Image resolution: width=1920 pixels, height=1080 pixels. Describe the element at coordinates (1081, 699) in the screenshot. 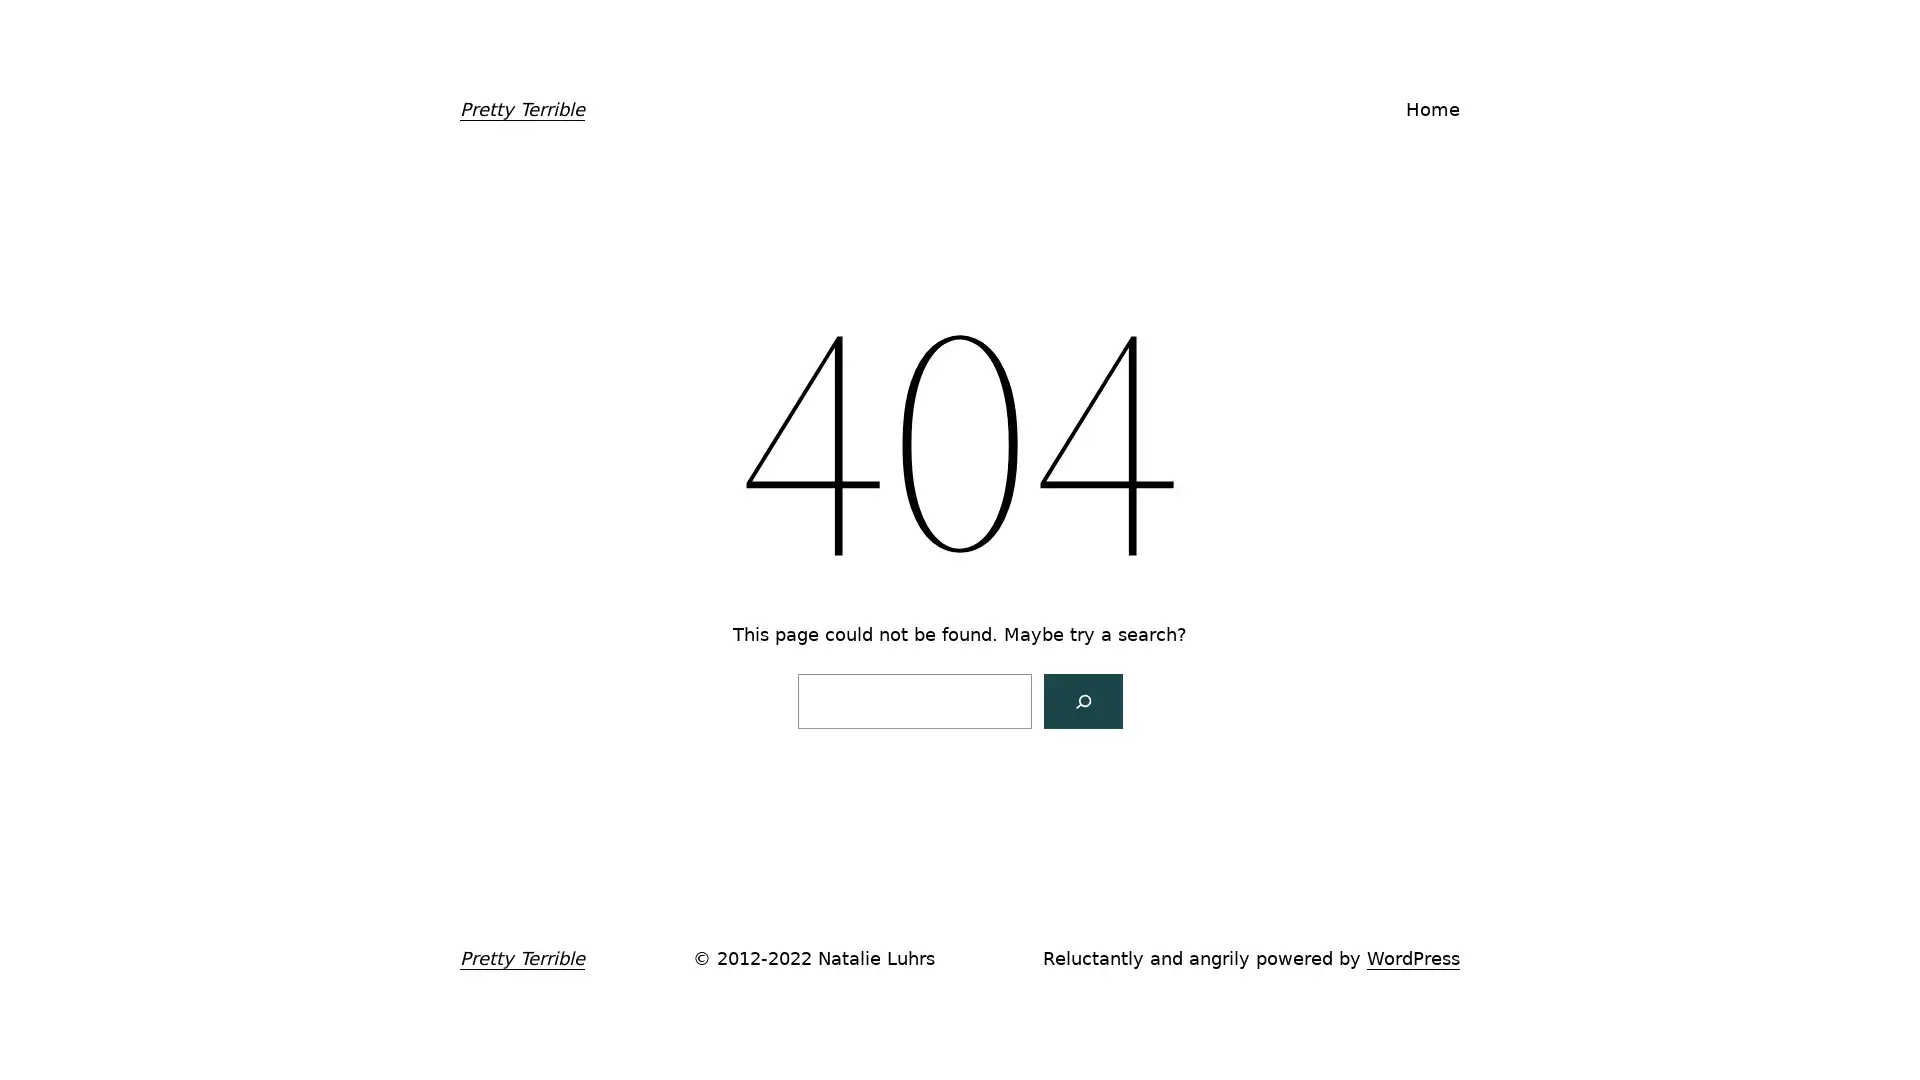

I see `Search` at that location.